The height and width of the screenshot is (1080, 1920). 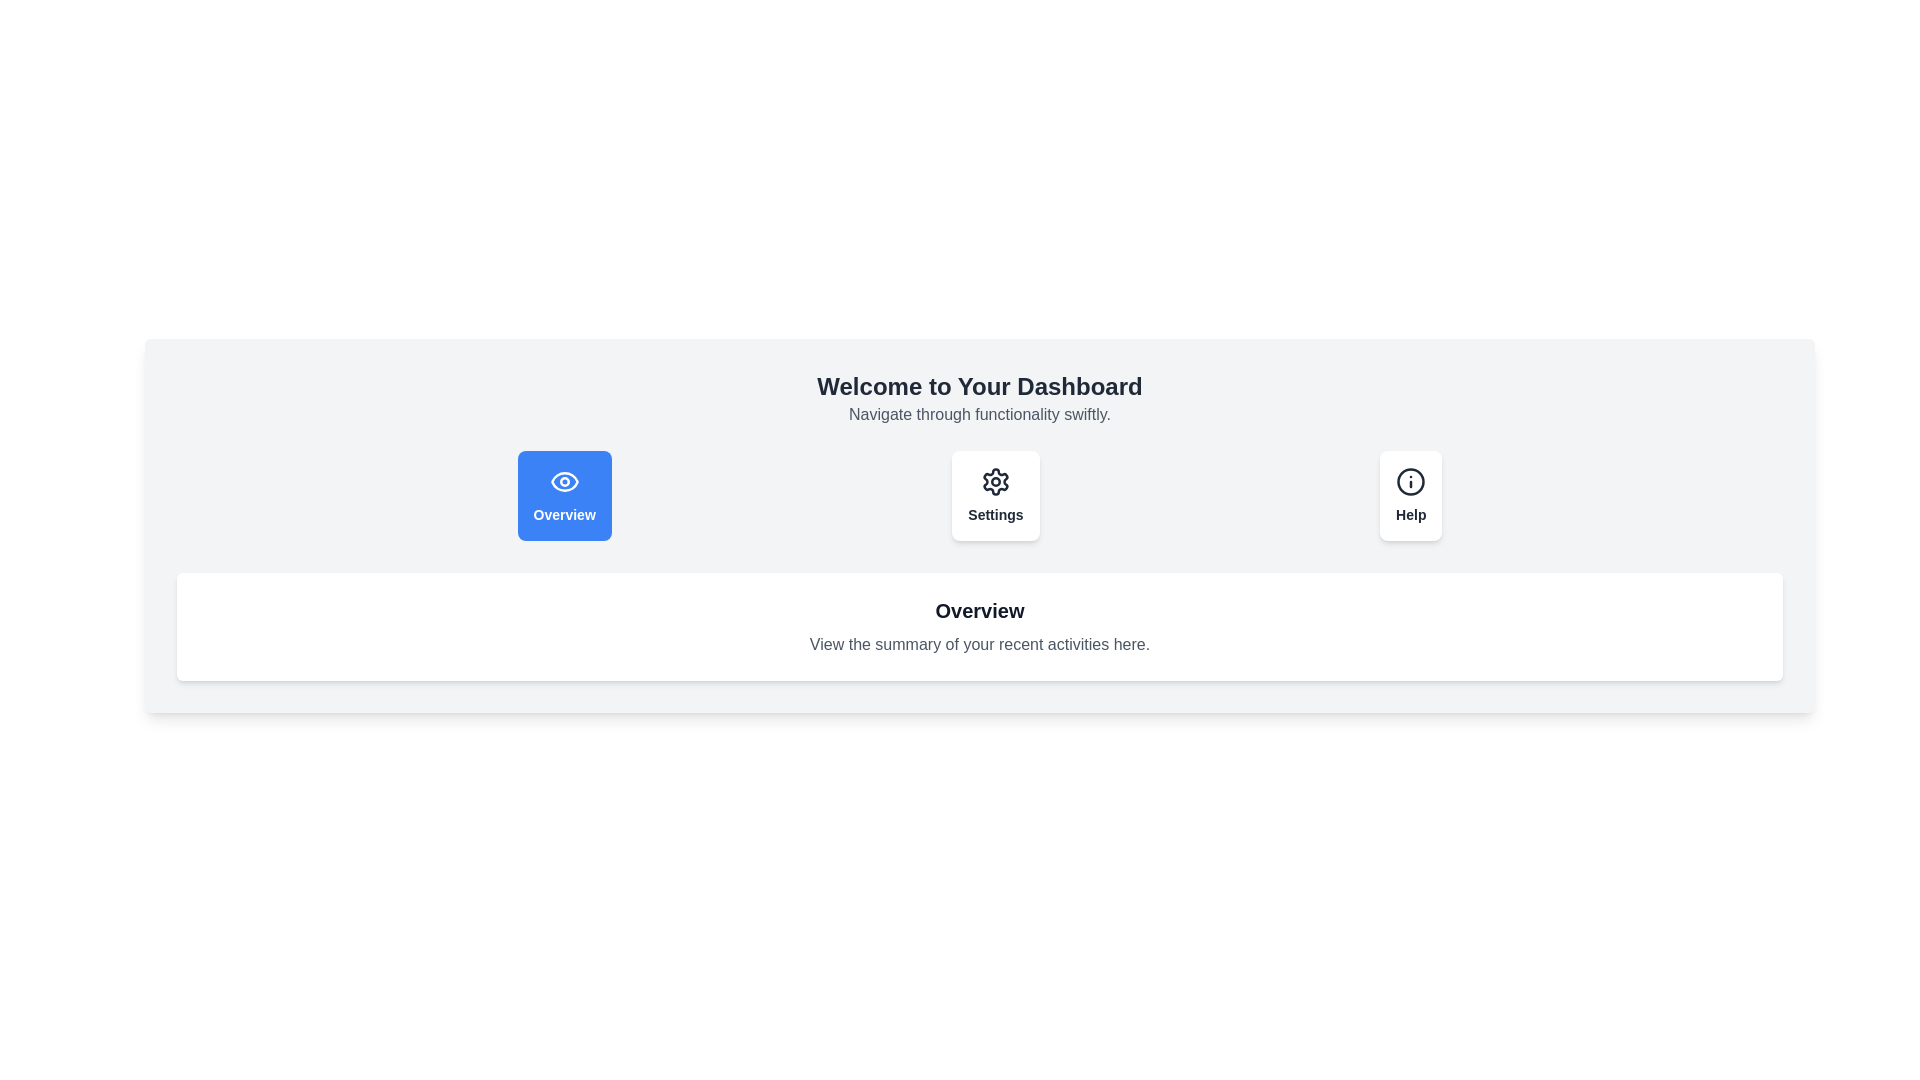 What do you see at coordinates (563, 495) in the screenshot?
I see `the 'Overview' button located to the left of the 'Settings' and 'Help' buttons, below the 'Welcome to Your Dashboard' heading` at bounding box center [563, 495].